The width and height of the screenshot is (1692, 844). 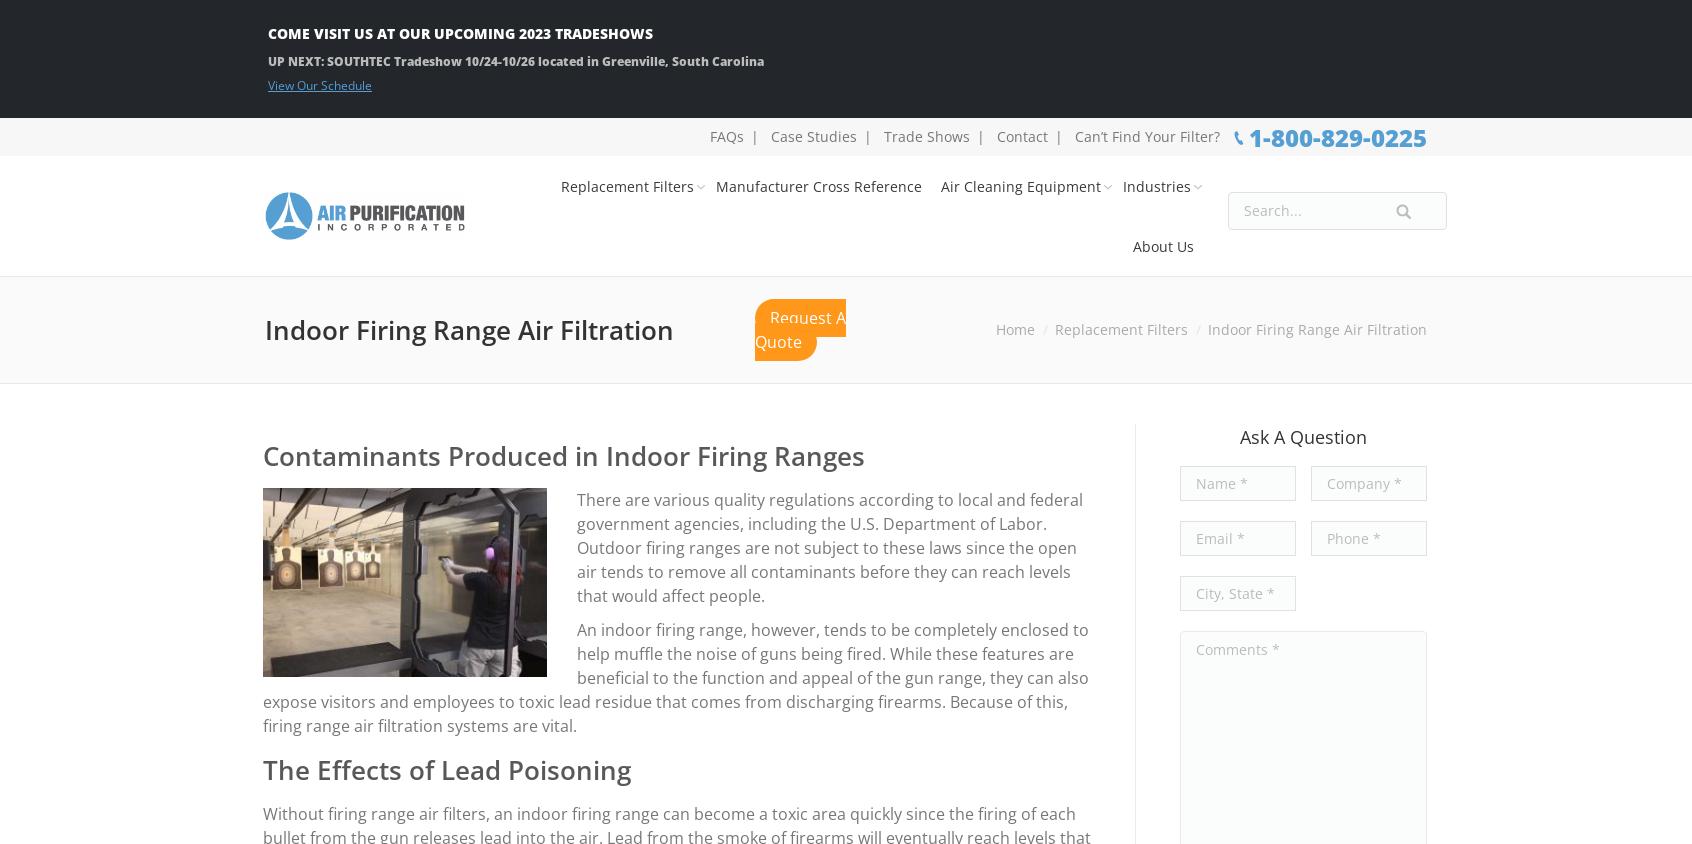 I want to click on 'Bag Filters', so click(x=862, y=389).